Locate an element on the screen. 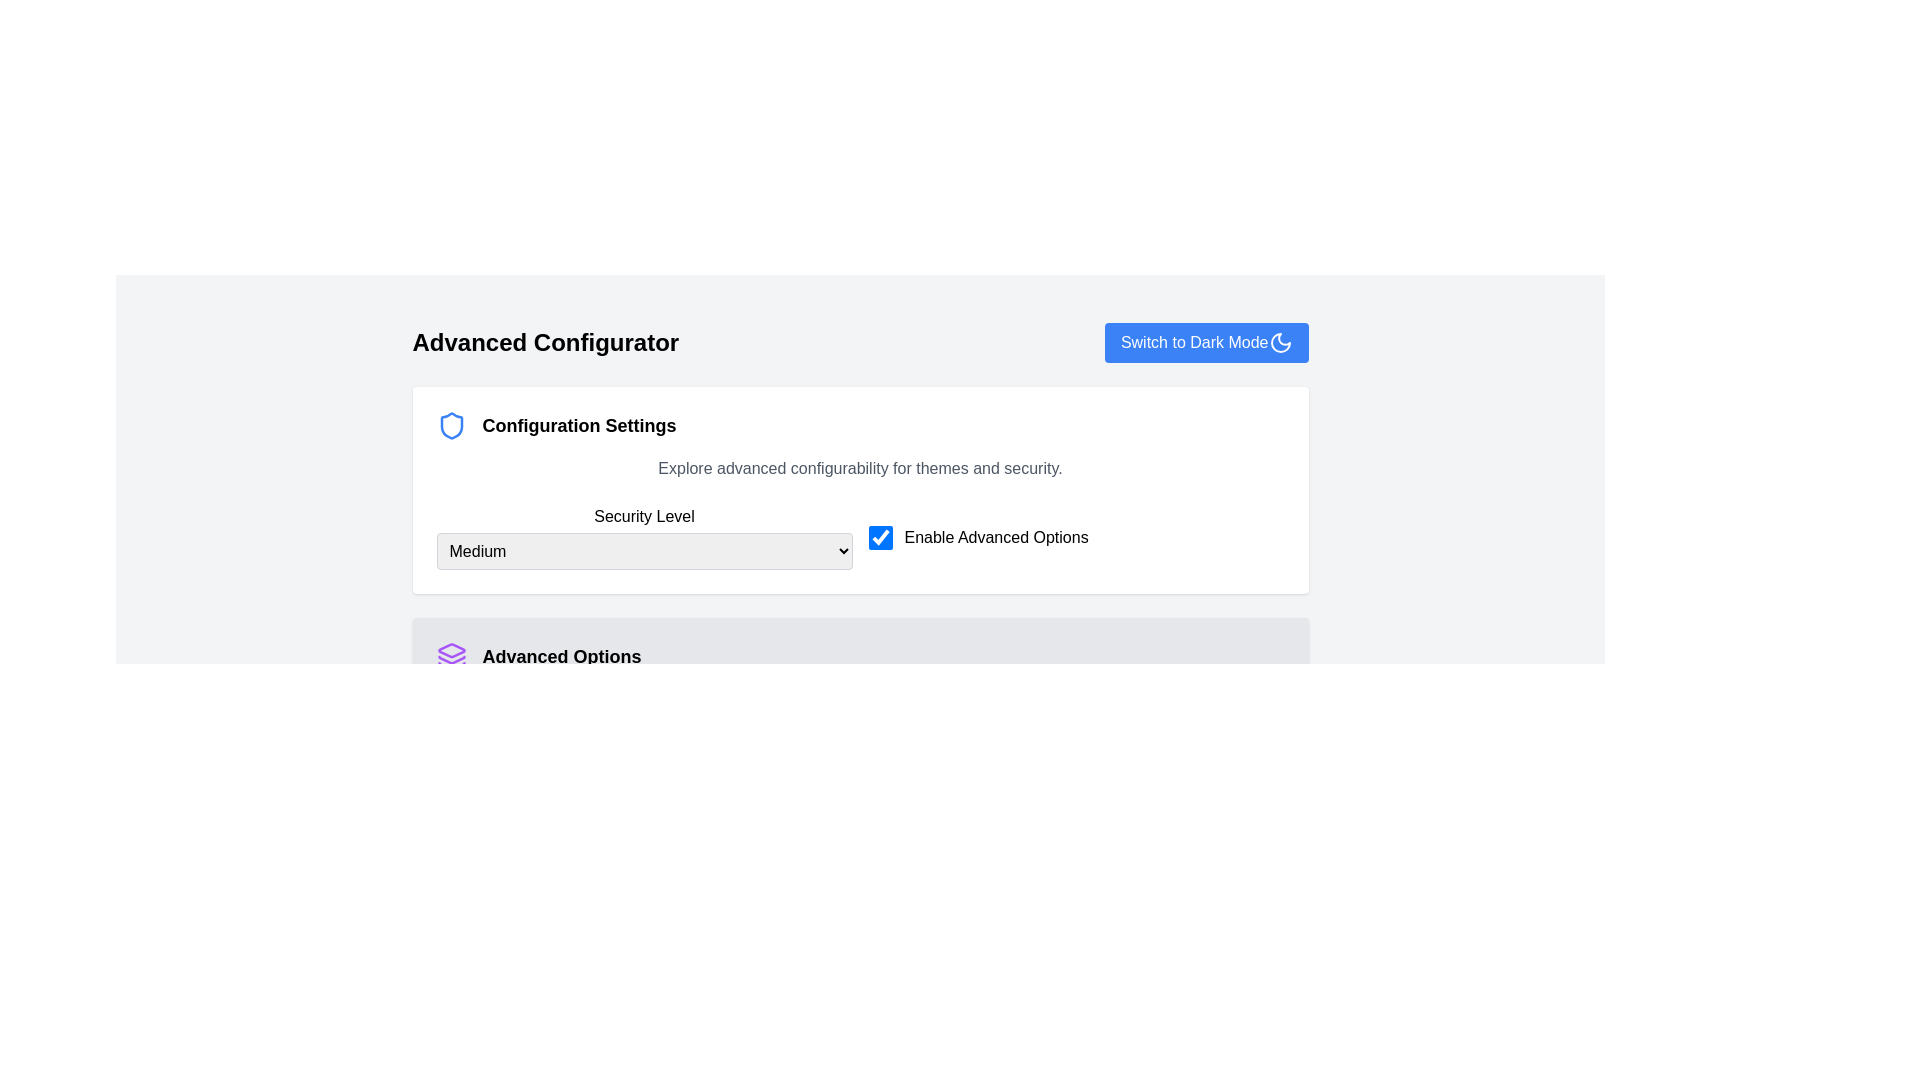  the checkbox titled 'Enable Advanced Options' within the 'Configuration Settings' section is located at coordinates (860, 536).